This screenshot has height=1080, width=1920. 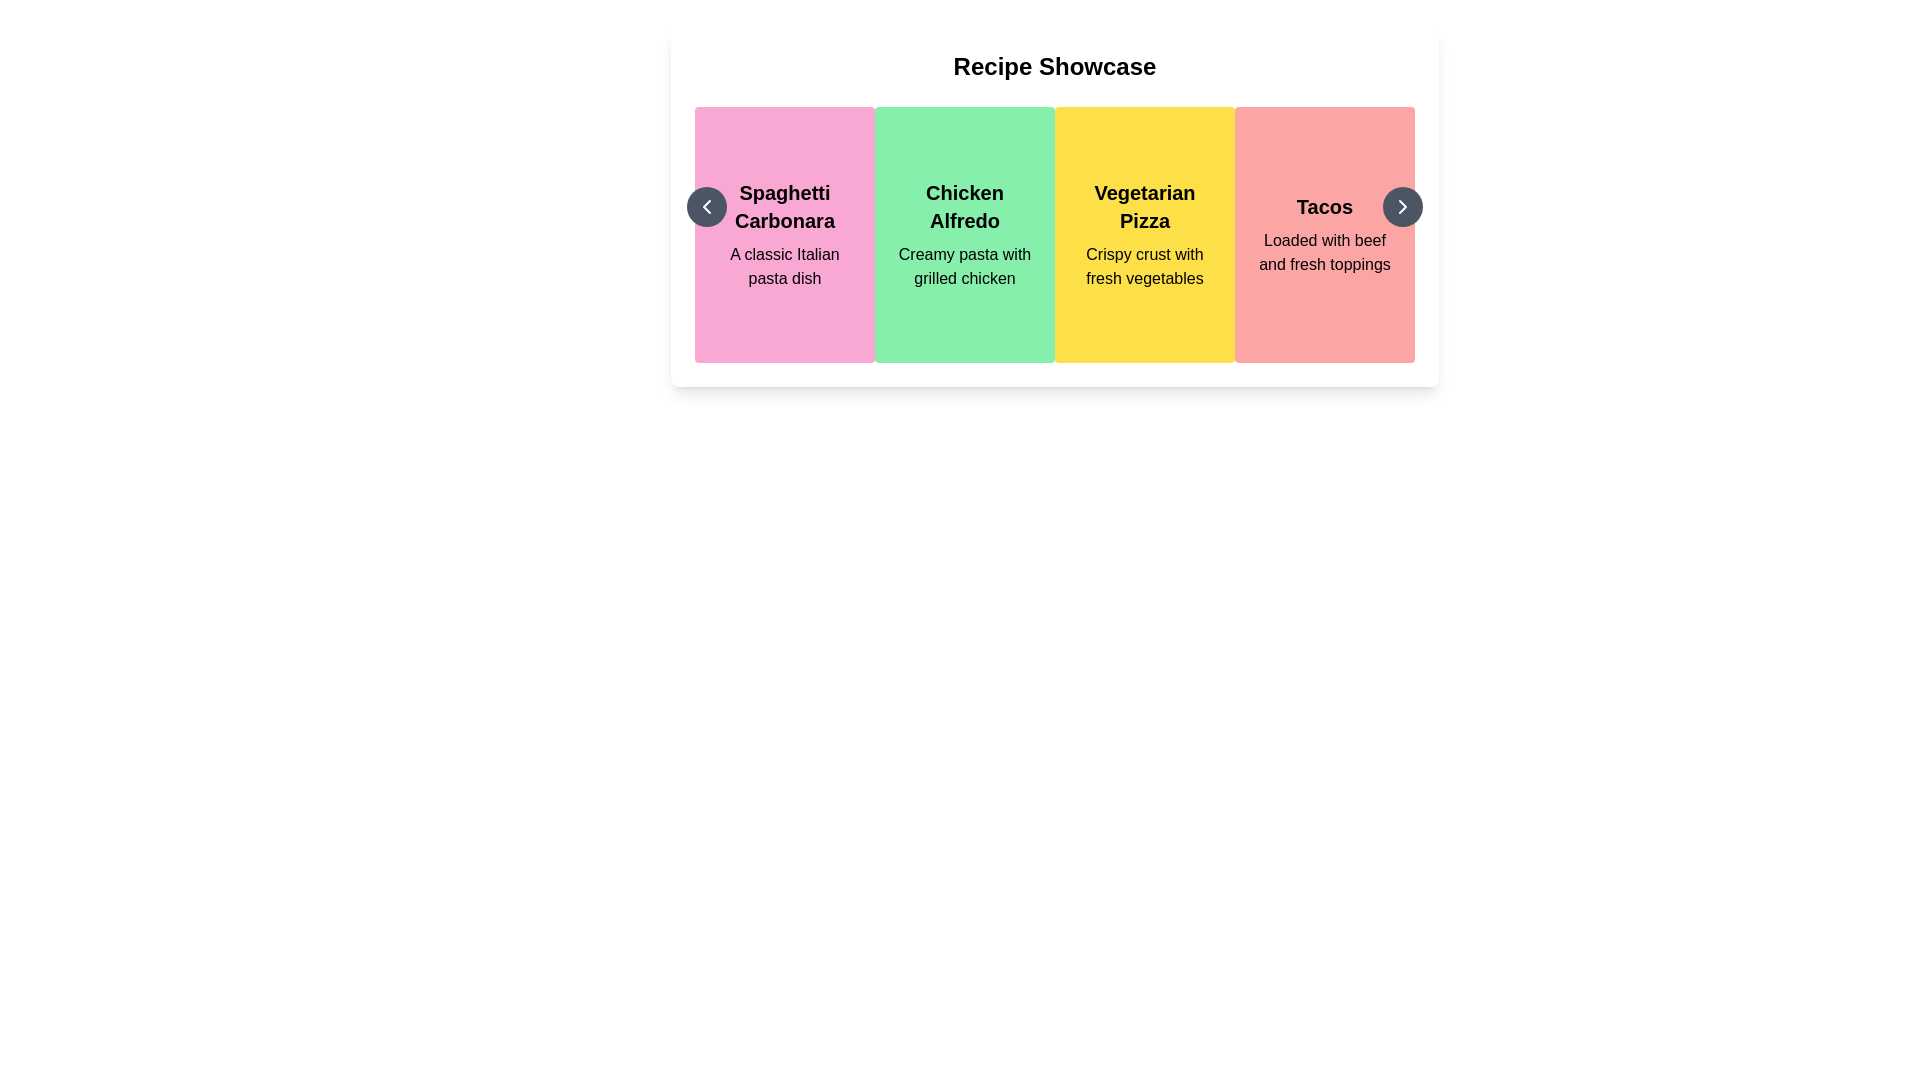 What do you see at coordinates (706, 207) in the screenshot?
I see `the leftward navigation chevron icon inside the circular button structure to potentially reveal a tooltip` at bounding box center [706, 207].